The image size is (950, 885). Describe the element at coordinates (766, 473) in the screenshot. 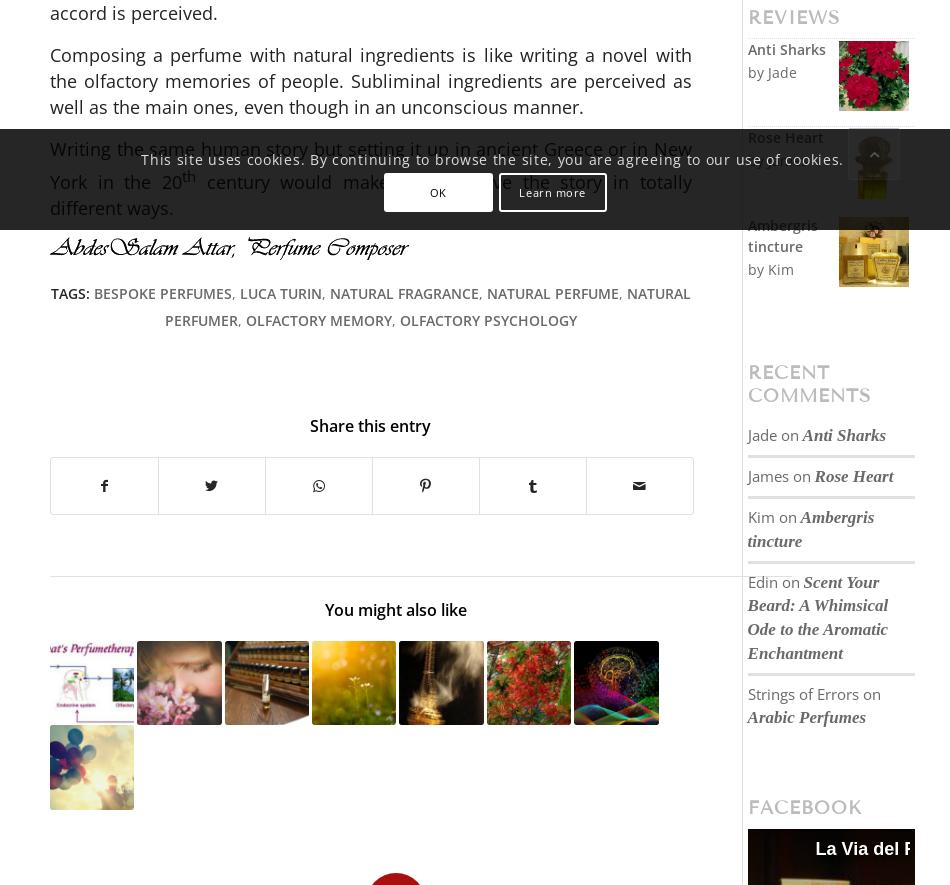

I see `'James'` at that location.